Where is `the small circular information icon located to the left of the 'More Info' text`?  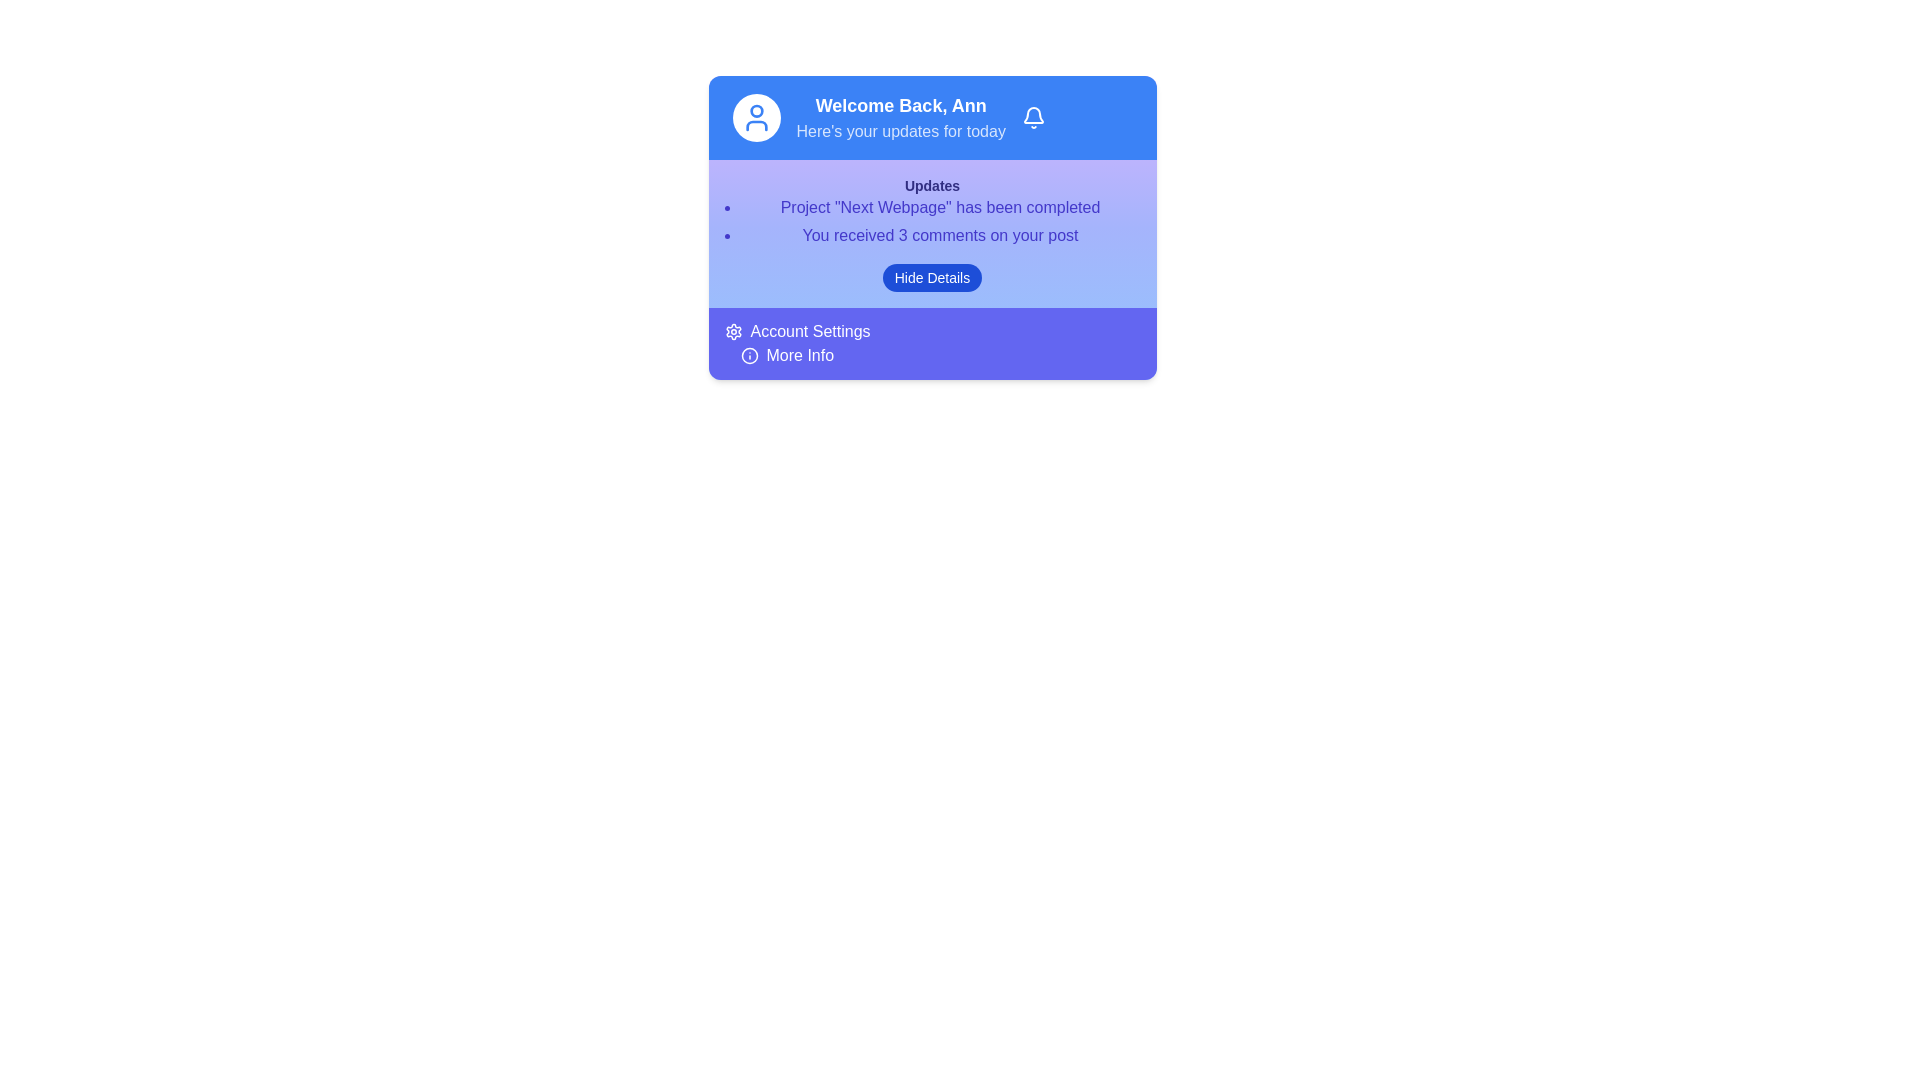
the small circular information icon located to the left of the 'More Info' text is located at coordinates (748, 354).